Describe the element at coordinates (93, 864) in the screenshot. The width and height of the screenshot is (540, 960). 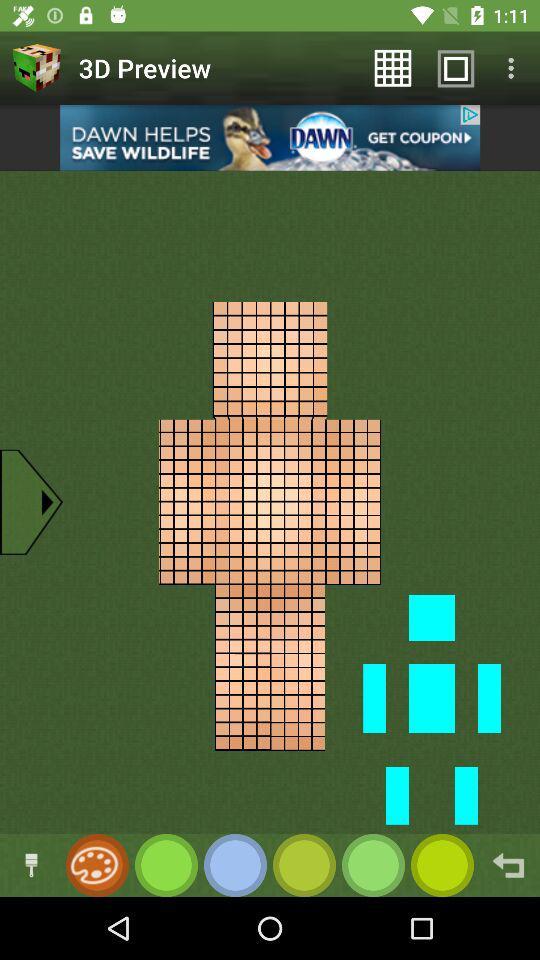
I see `the painting is needed` at that location.